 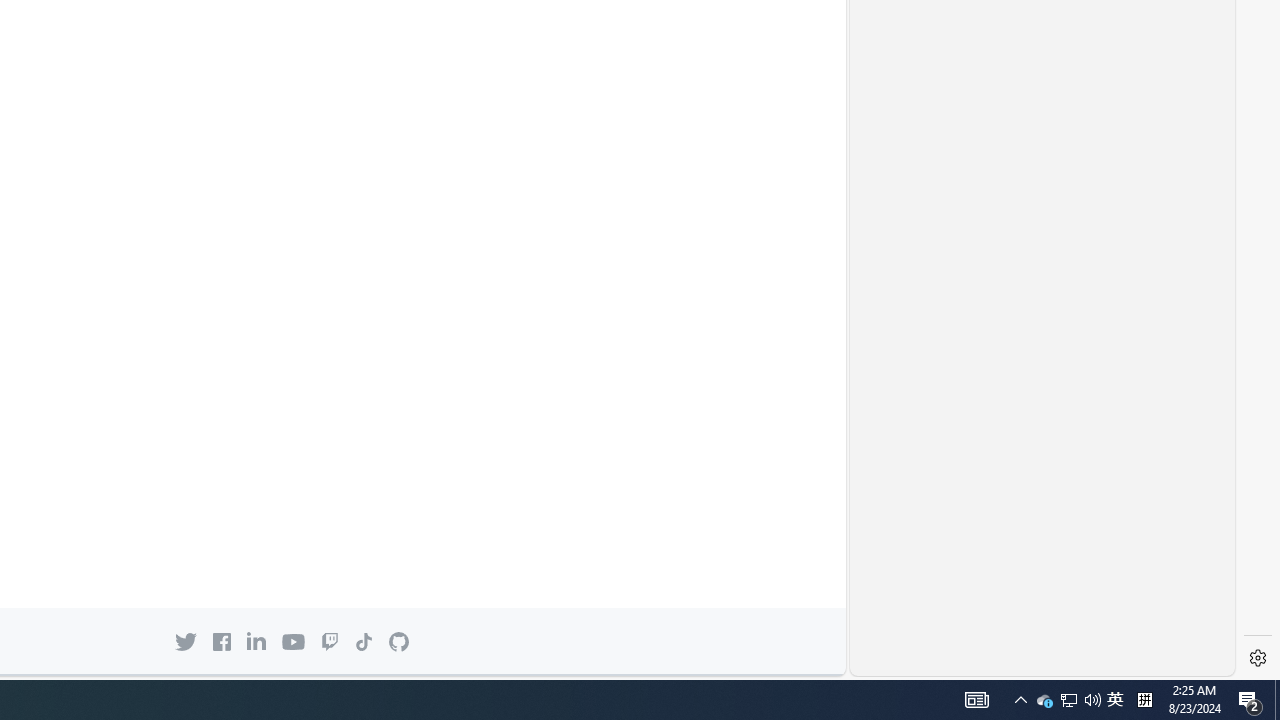 What do you see at coordinates (330, 641) in the screenshot?
I see `'Twitch icon'` at bounding box center [330, 641].